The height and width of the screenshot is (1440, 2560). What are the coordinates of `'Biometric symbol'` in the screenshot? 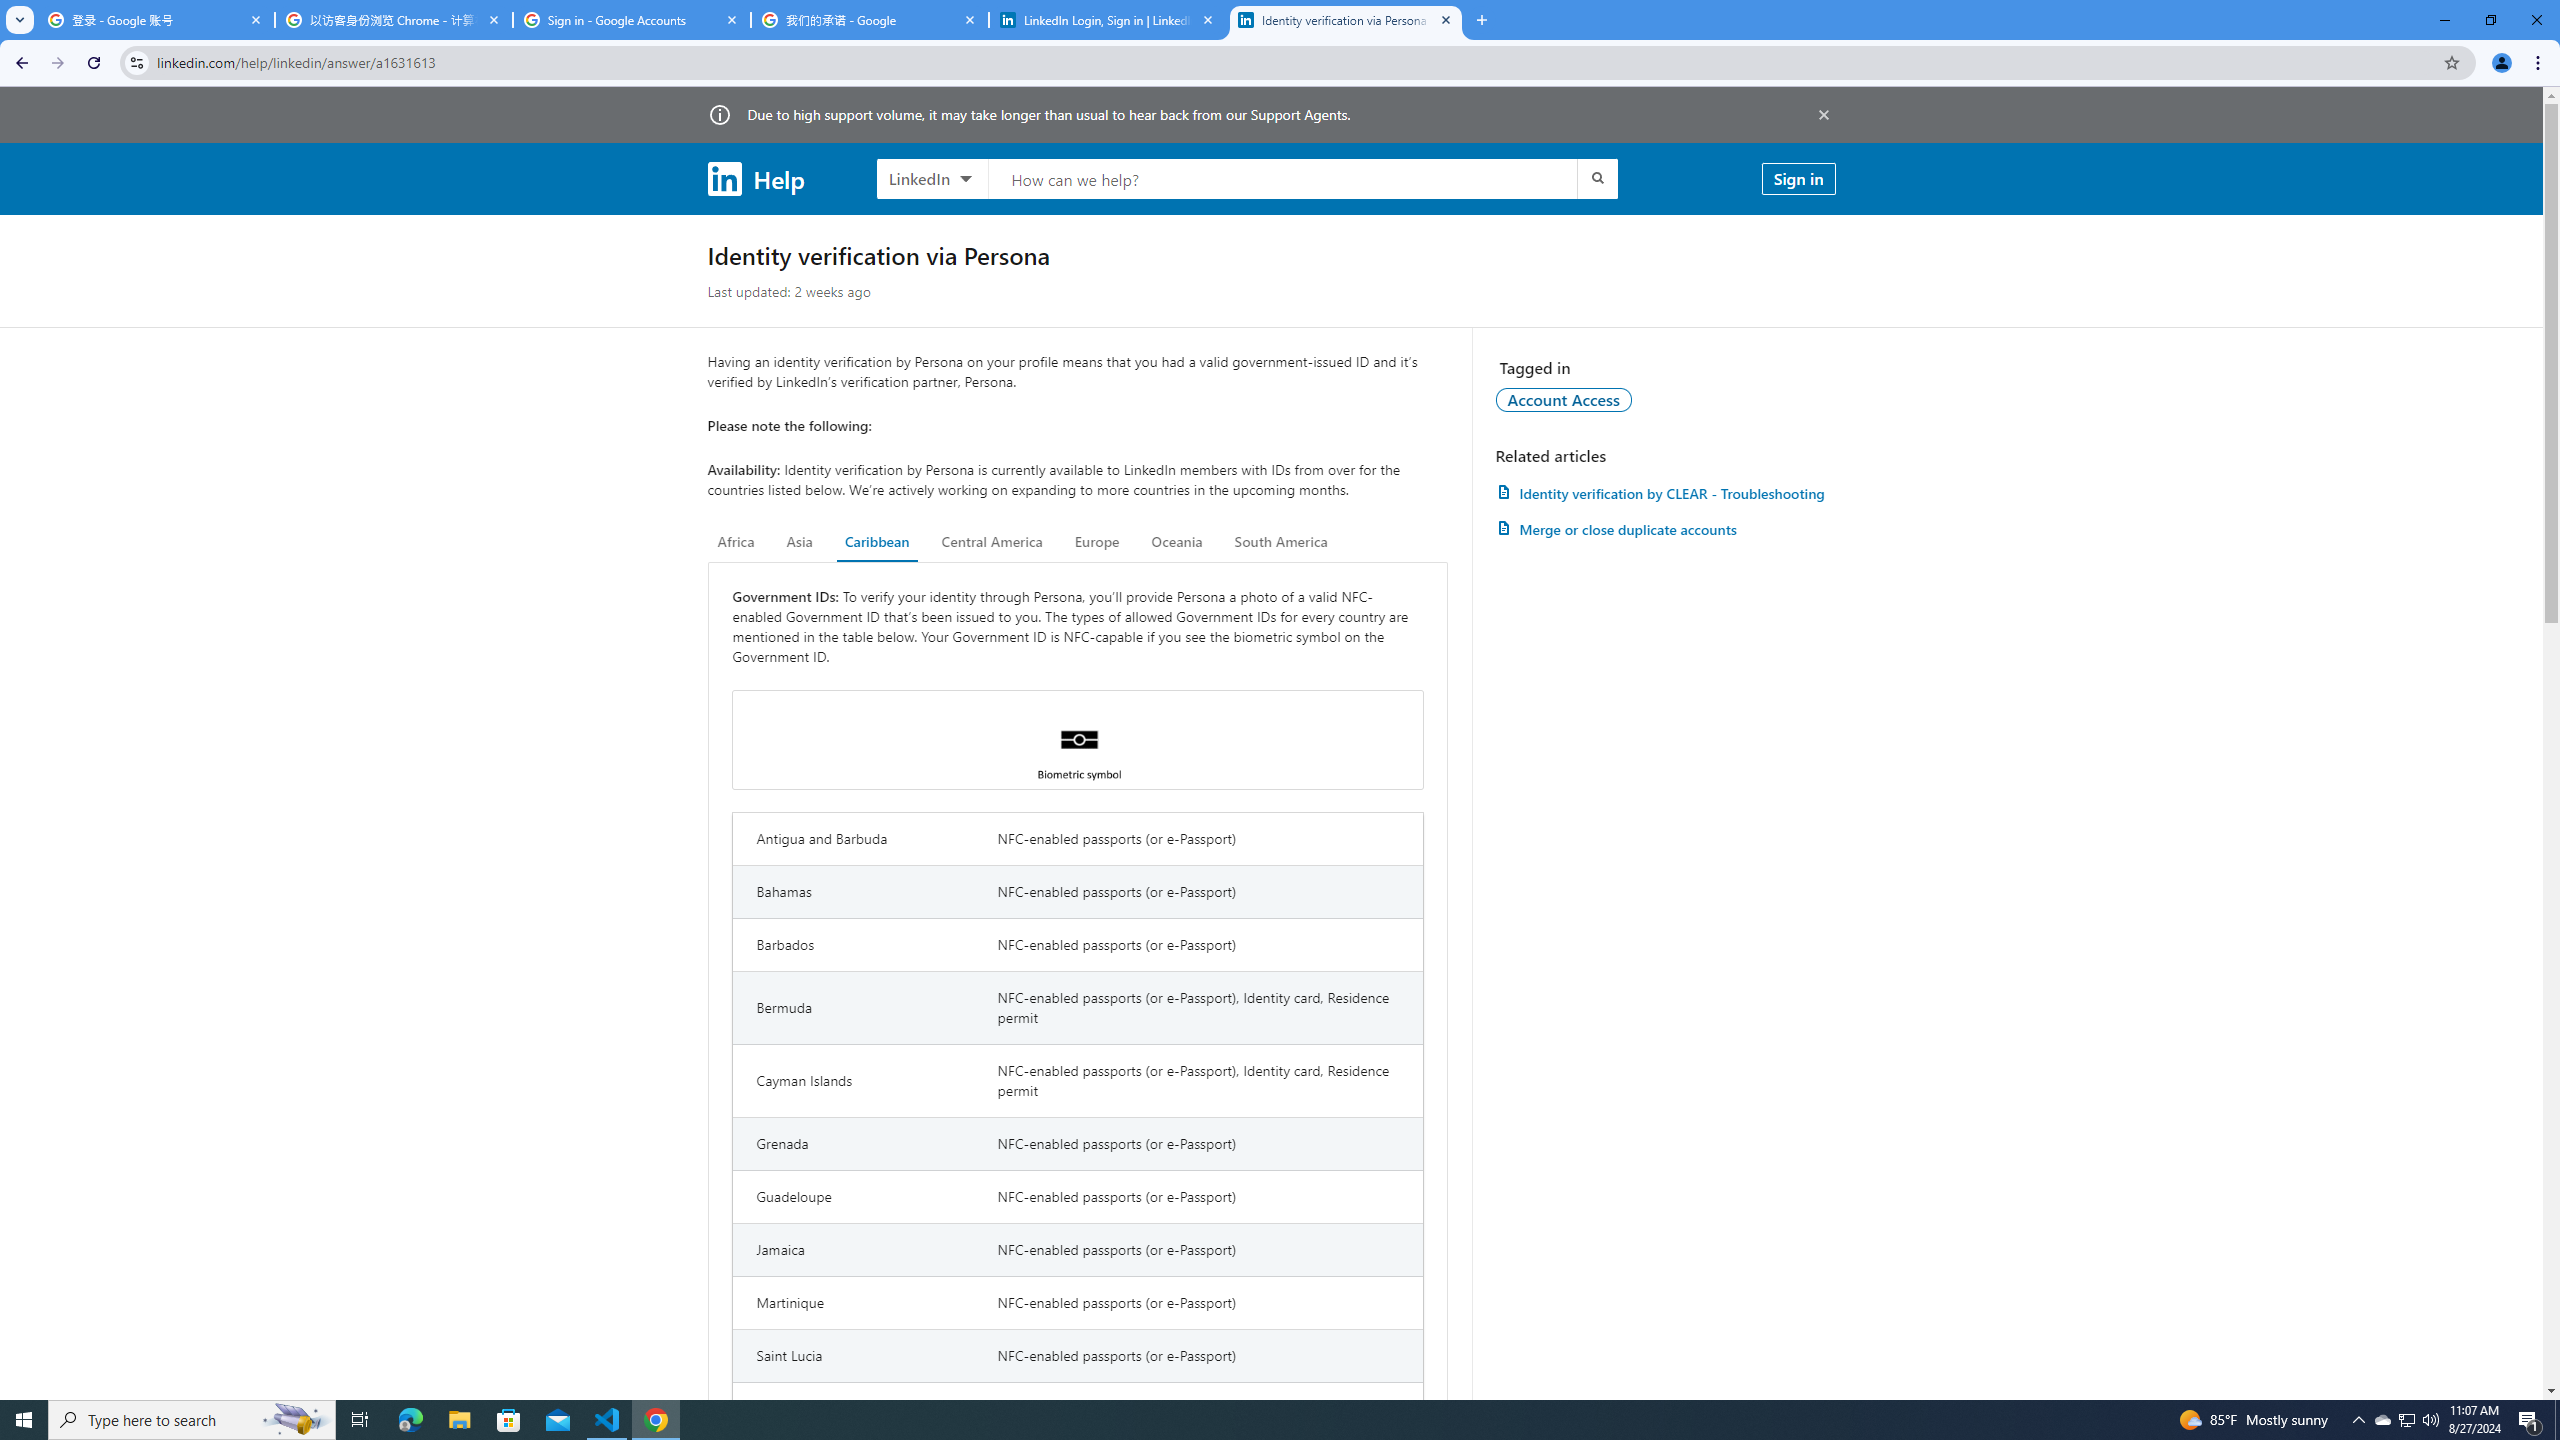 It's located at (1076, 739).